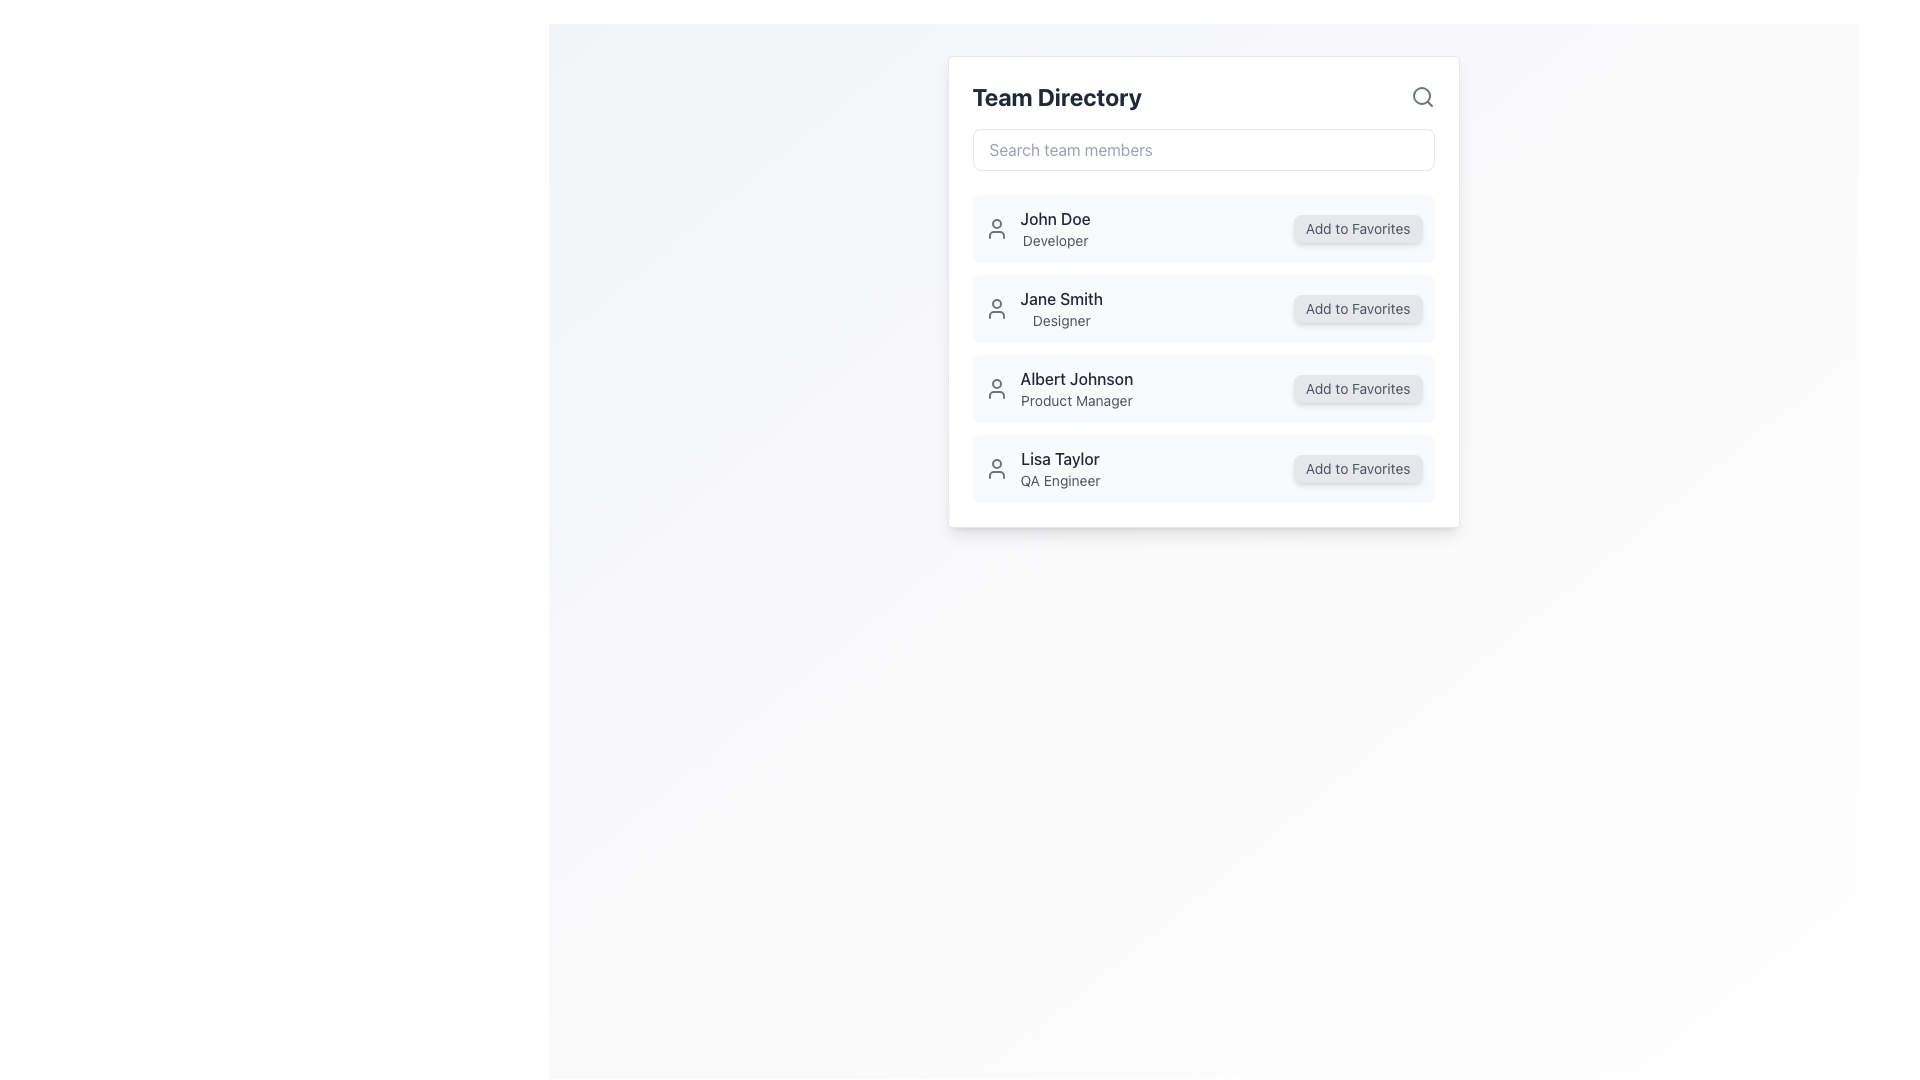 Image resolution: width=1920 pixels, height=1080 pixels. What do you see at coordinates (1358, 389) in the screenshot?
I see `the 'Add to Favorites' button located in the third row of the 'Albert Johnson' entry` at bounding box center [1358, 389].